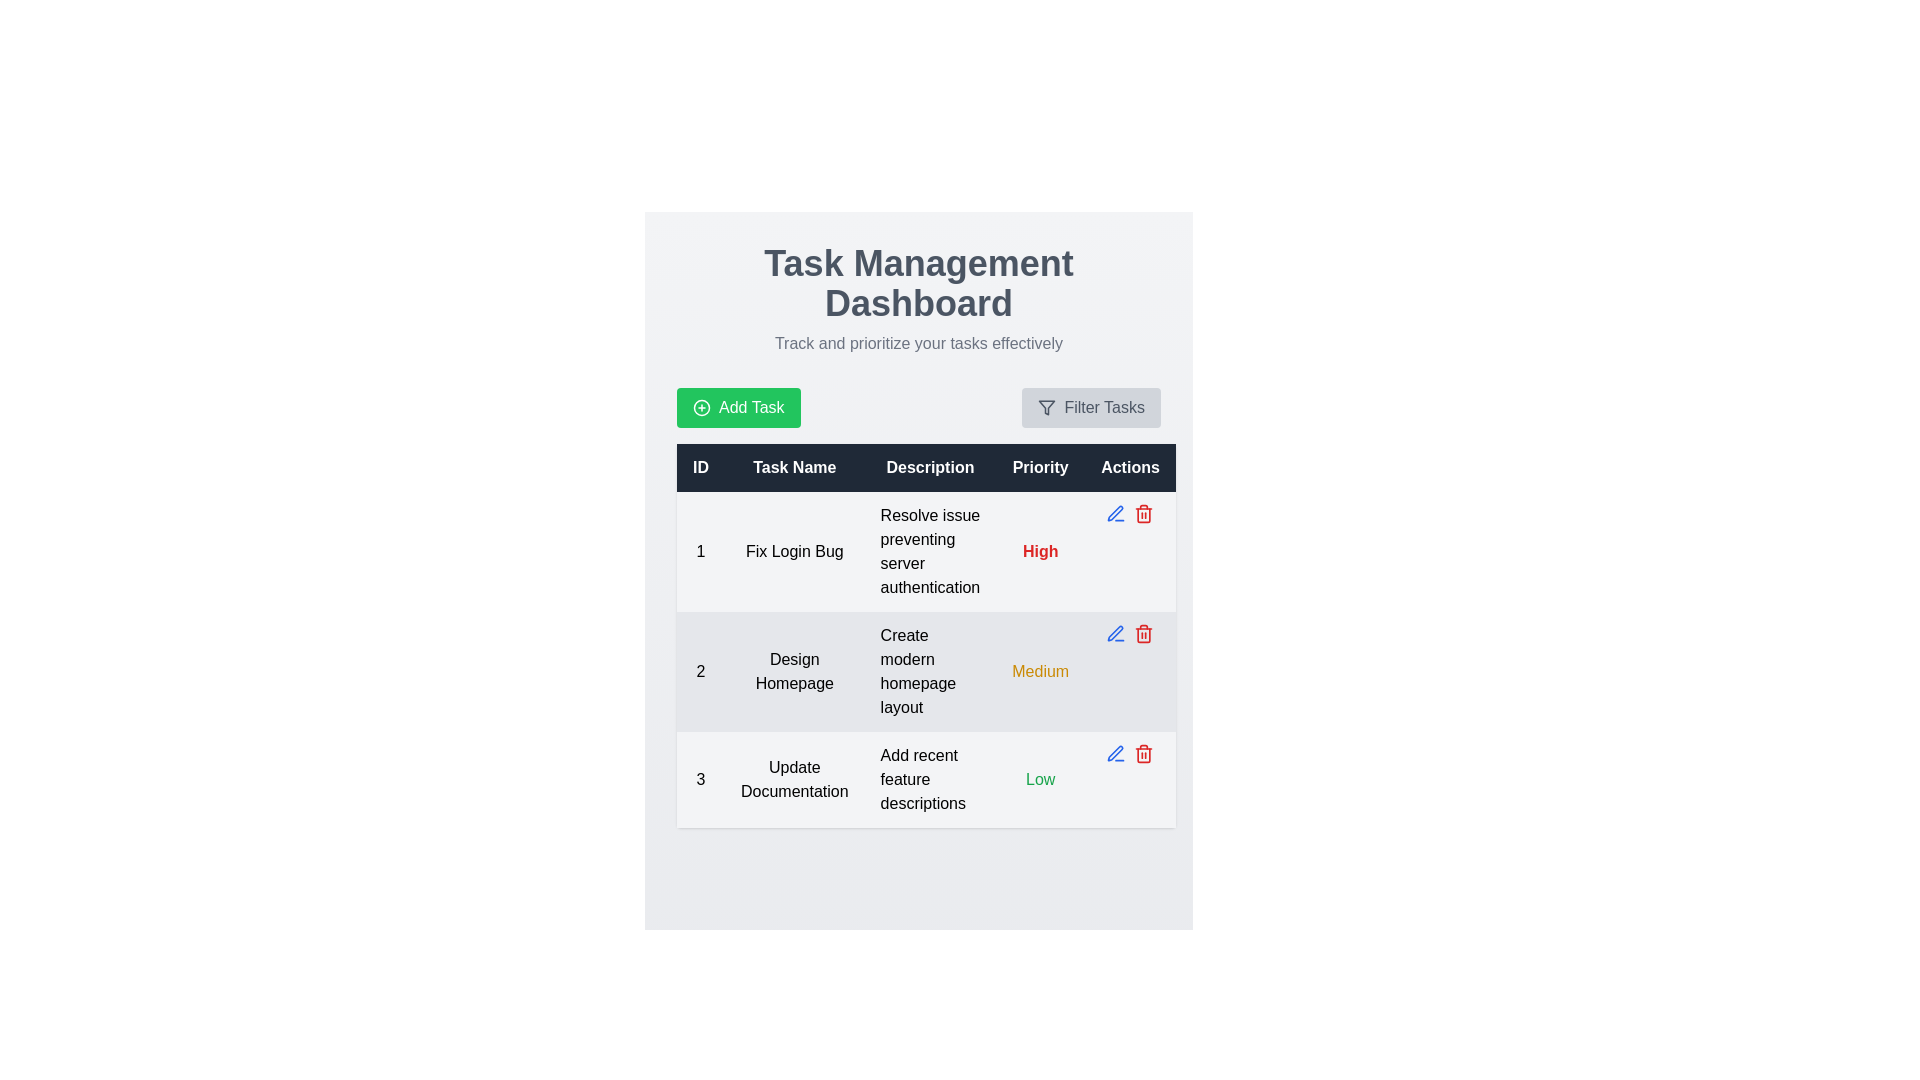 The height and width of the screenshot is (1080, 1920). I want to click on the edit icon button located in the 'Actions' column of the third row in the task table to modify the associated task information, so click(1115, 753).